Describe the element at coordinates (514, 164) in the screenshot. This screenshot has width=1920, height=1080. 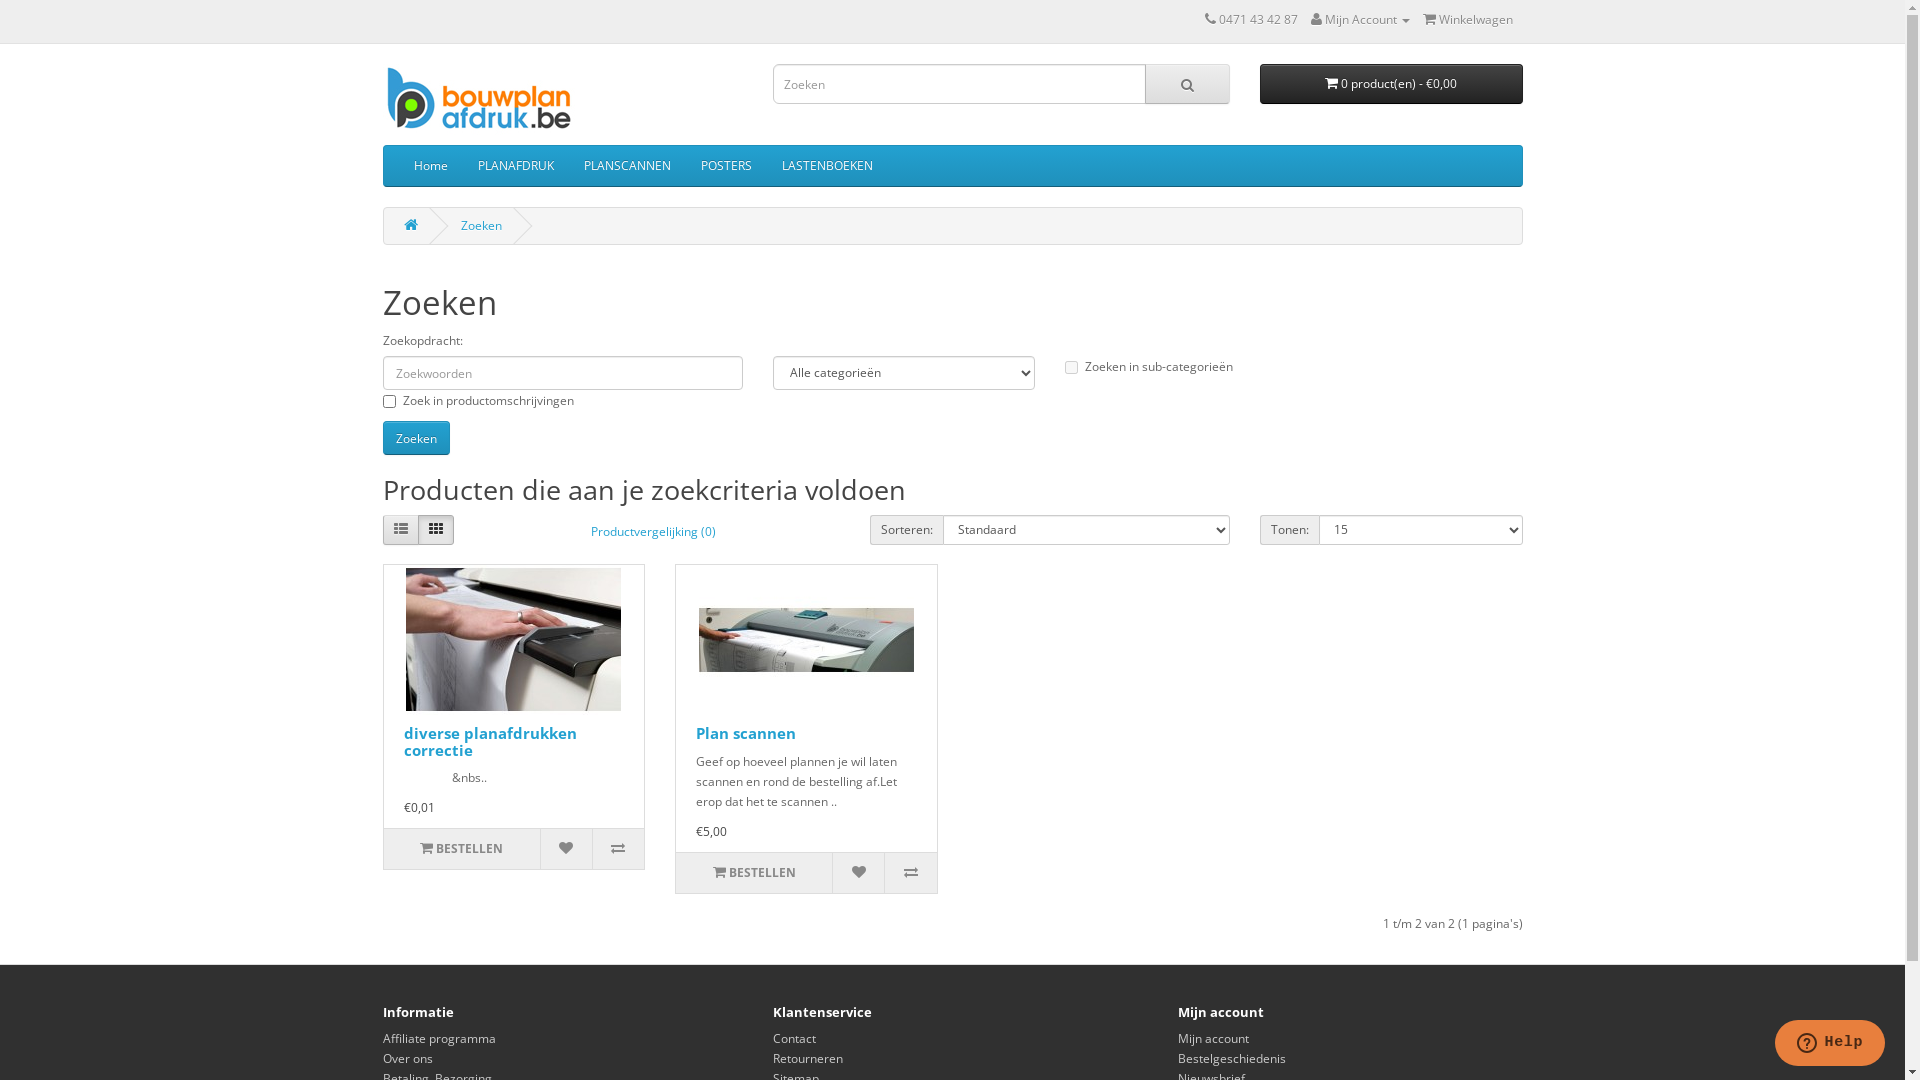
I see `'PLANAFDRUK'` at that location.